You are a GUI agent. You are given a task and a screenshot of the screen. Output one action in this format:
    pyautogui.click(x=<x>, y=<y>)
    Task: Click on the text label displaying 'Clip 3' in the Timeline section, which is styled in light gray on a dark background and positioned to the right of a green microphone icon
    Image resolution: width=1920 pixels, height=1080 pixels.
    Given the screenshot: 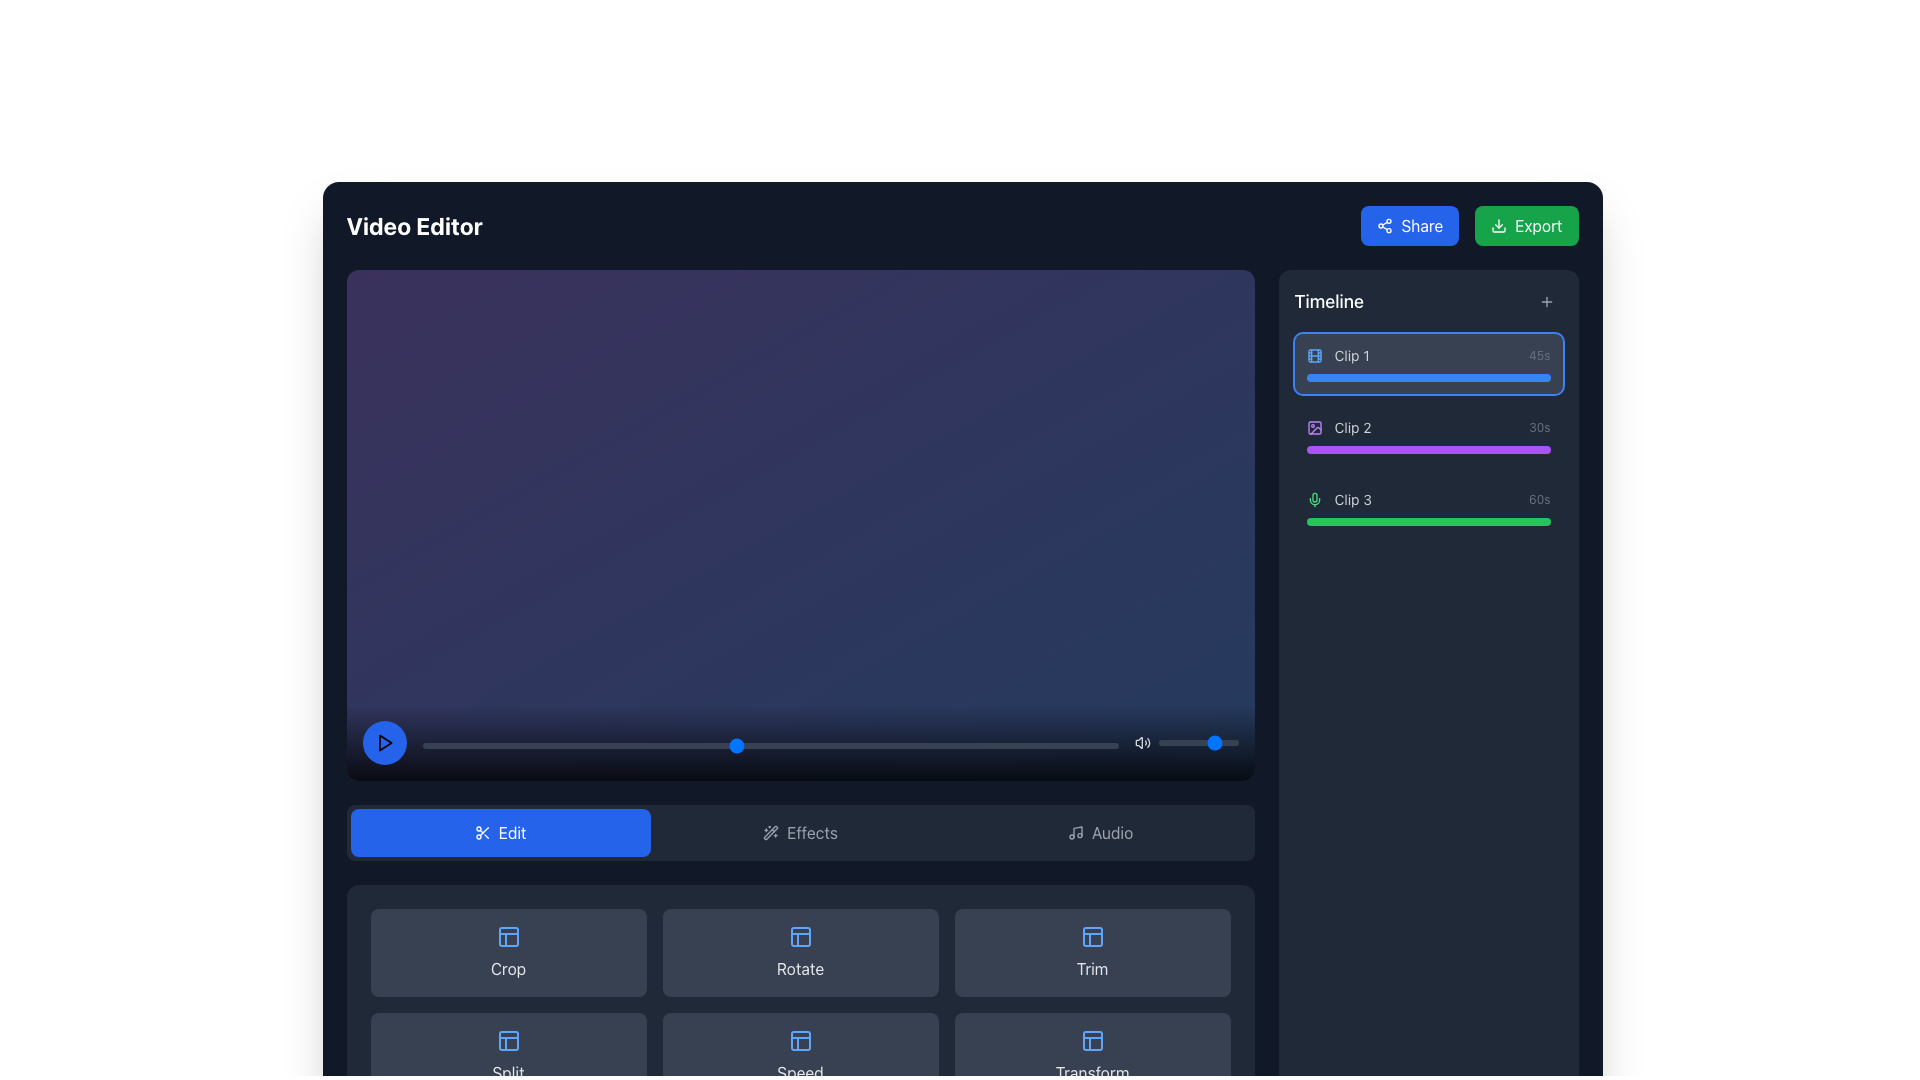 What is the action you would take?
    pyautogui.click(x=1353, y=499)
    